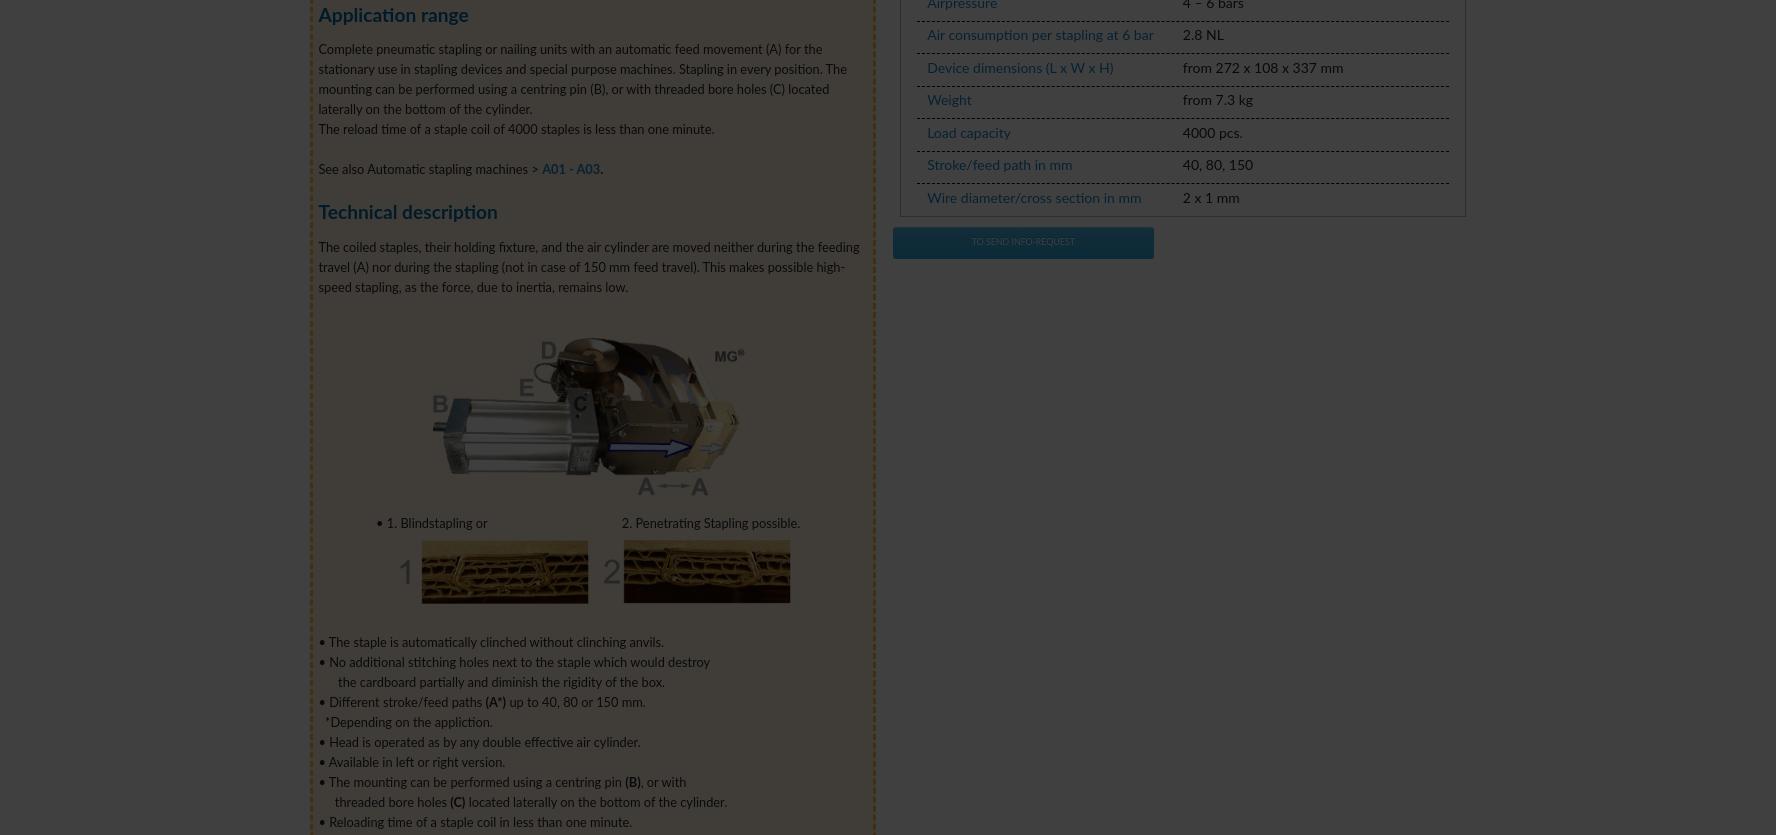 Image resolution: width=1776 pixels, height=835 pixels. What do you see at coordinates (623, 781) in the screenshot?
I see `'(B)'` at bounding box center [623, 781].